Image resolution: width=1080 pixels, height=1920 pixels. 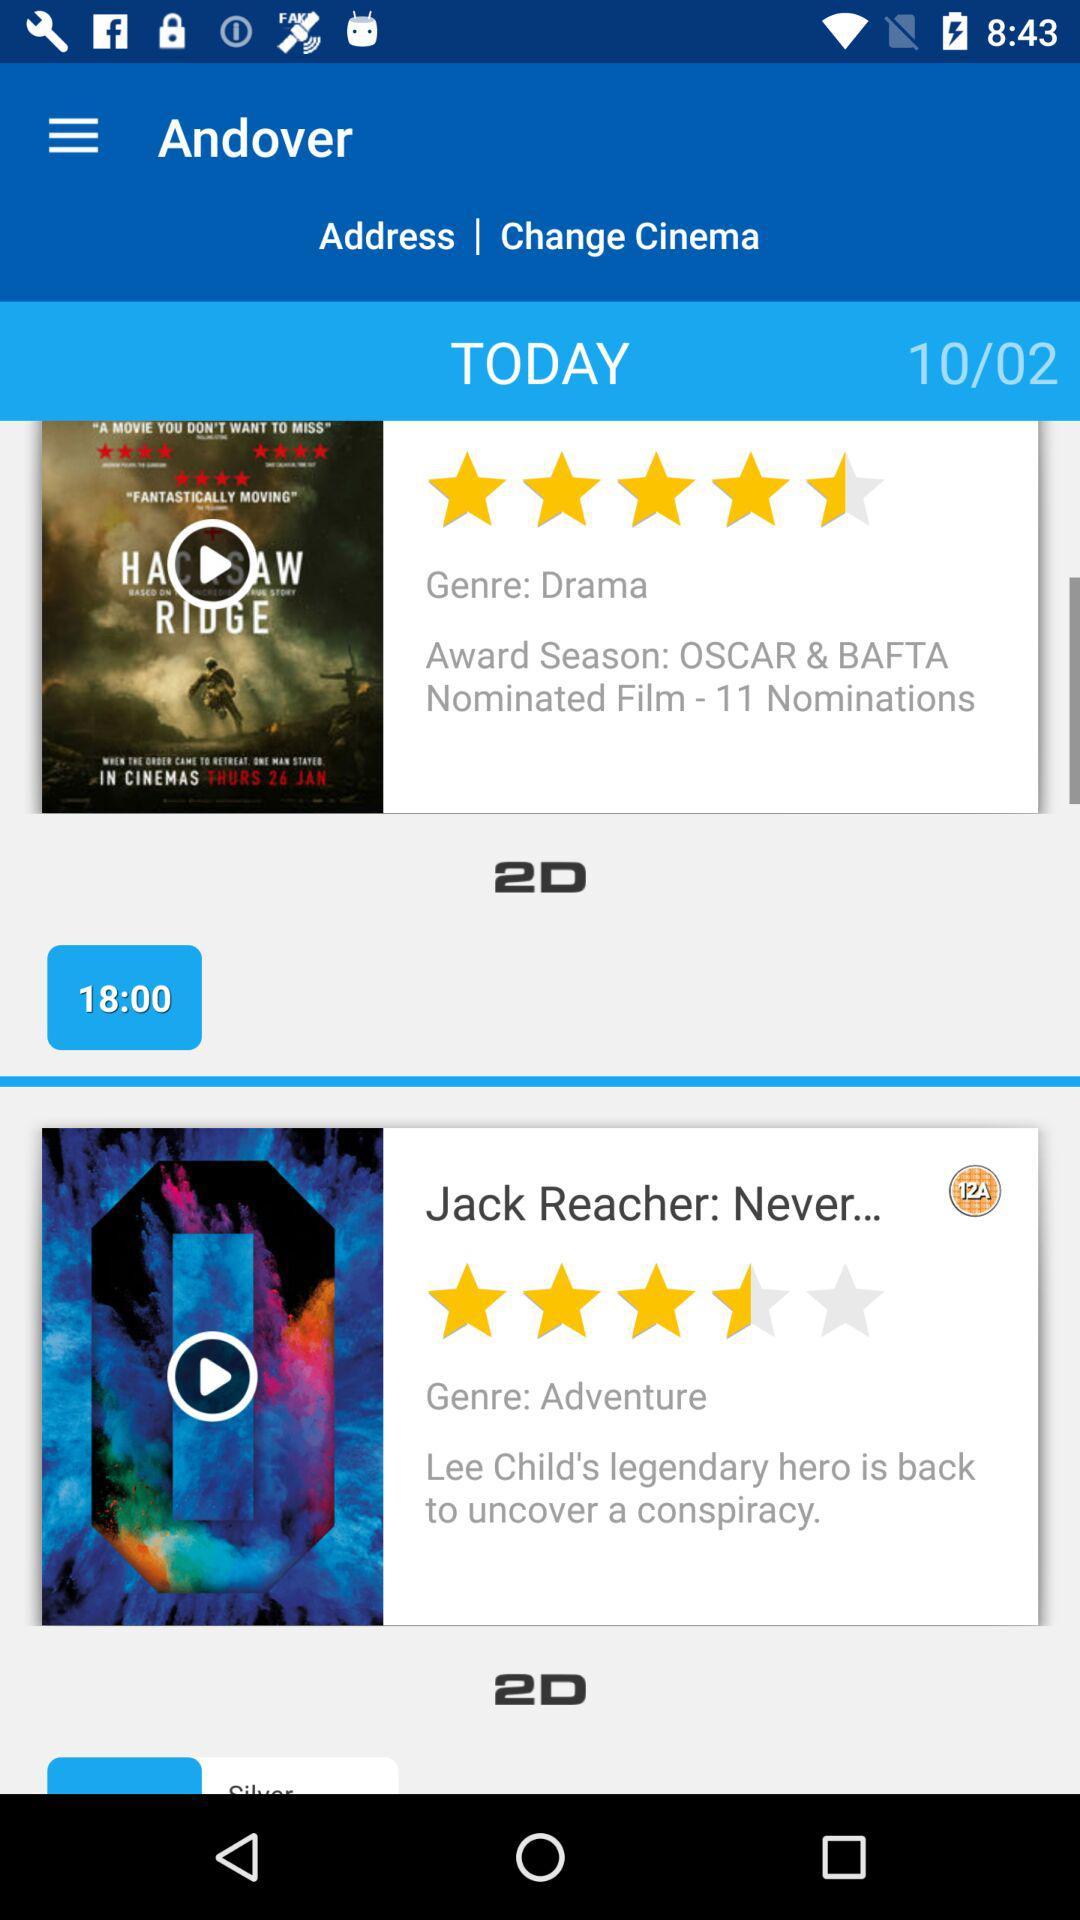 I want to click on the video, so click(x=212, y=1374).